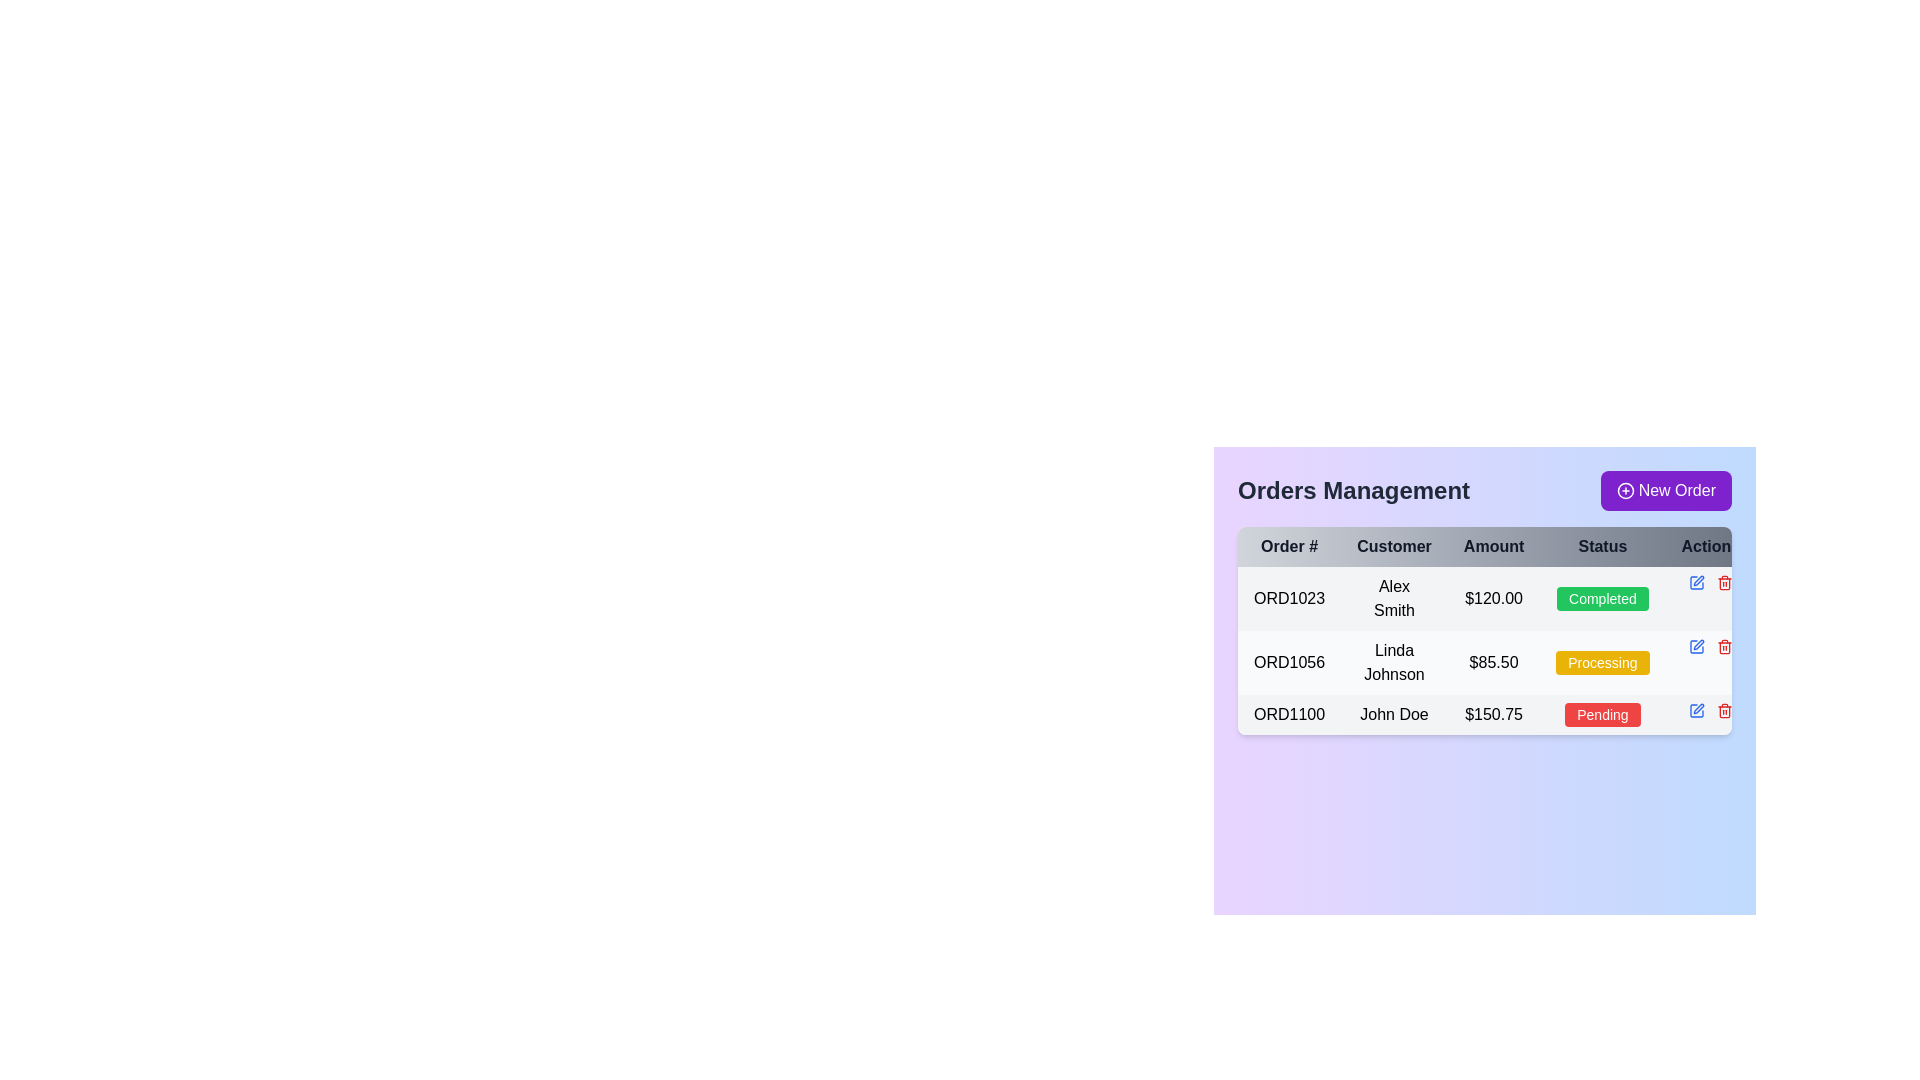  Describe the element at coordinates (1695, 647) in the screenshot. I see `the small blue pen icon button in the 'Action' column corresponding to order 'ORD1056' to initiate editing` at that location.